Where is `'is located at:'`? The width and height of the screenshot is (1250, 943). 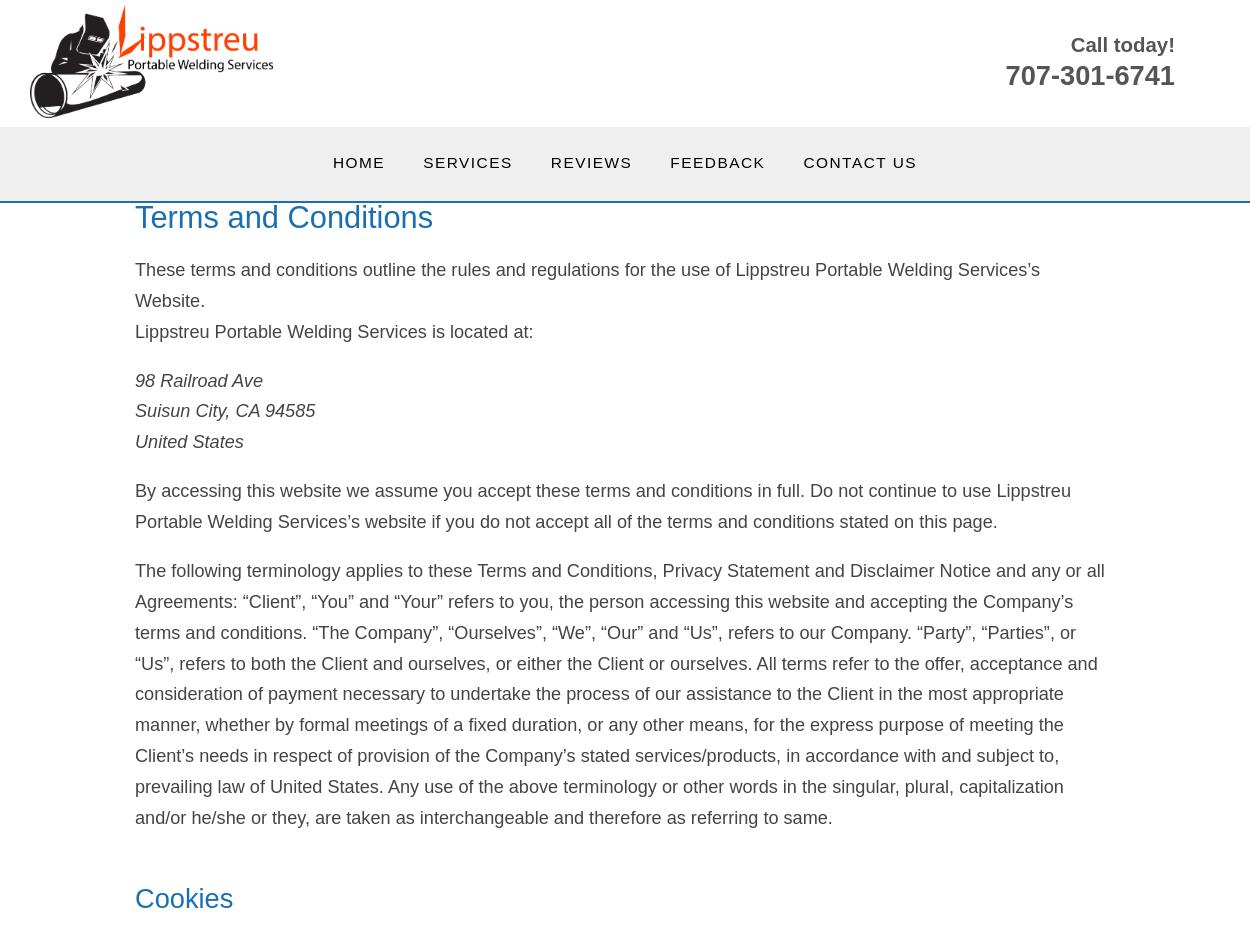
'is located at:' is located at coordinates (478, 330).